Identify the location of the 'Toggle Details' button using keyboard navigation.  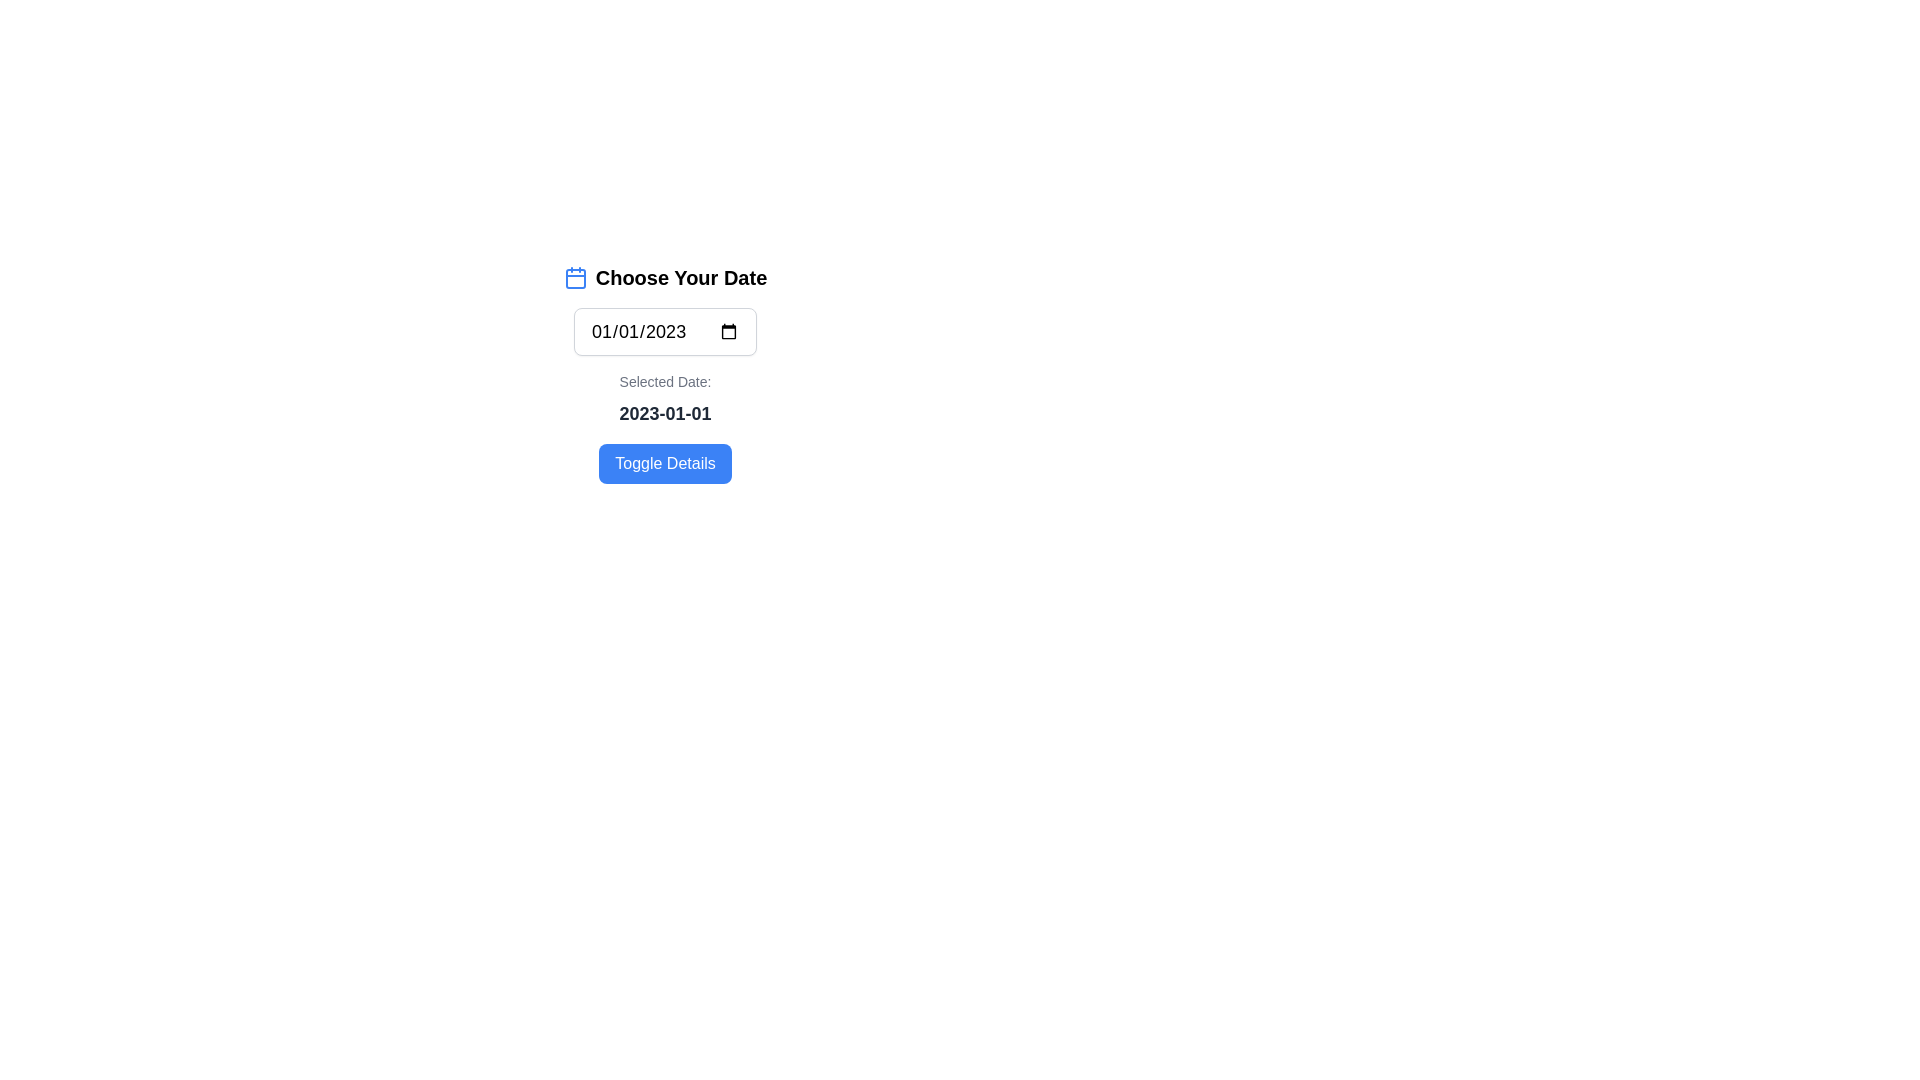
(665, 463).